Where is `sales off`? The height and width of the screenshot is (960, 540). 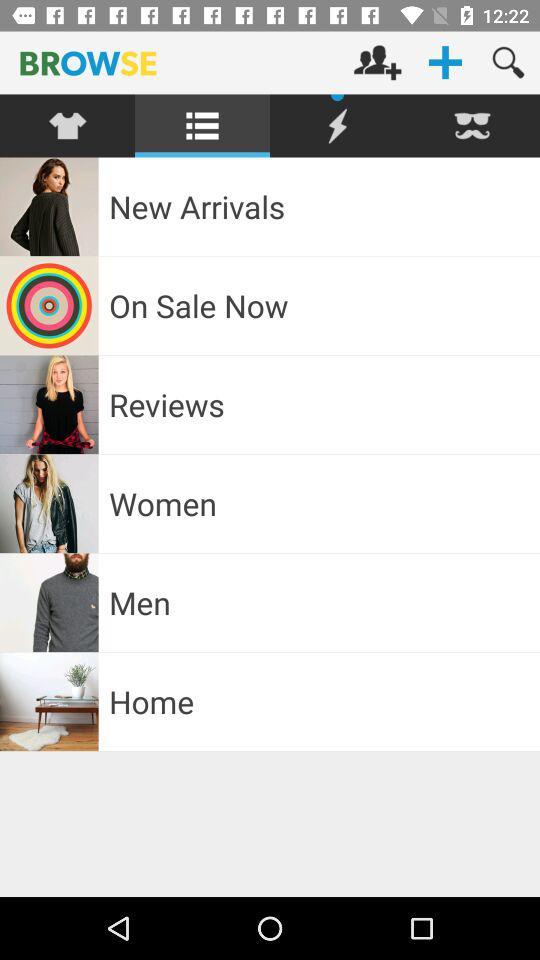 sales off is located at coordinates (337, 125).